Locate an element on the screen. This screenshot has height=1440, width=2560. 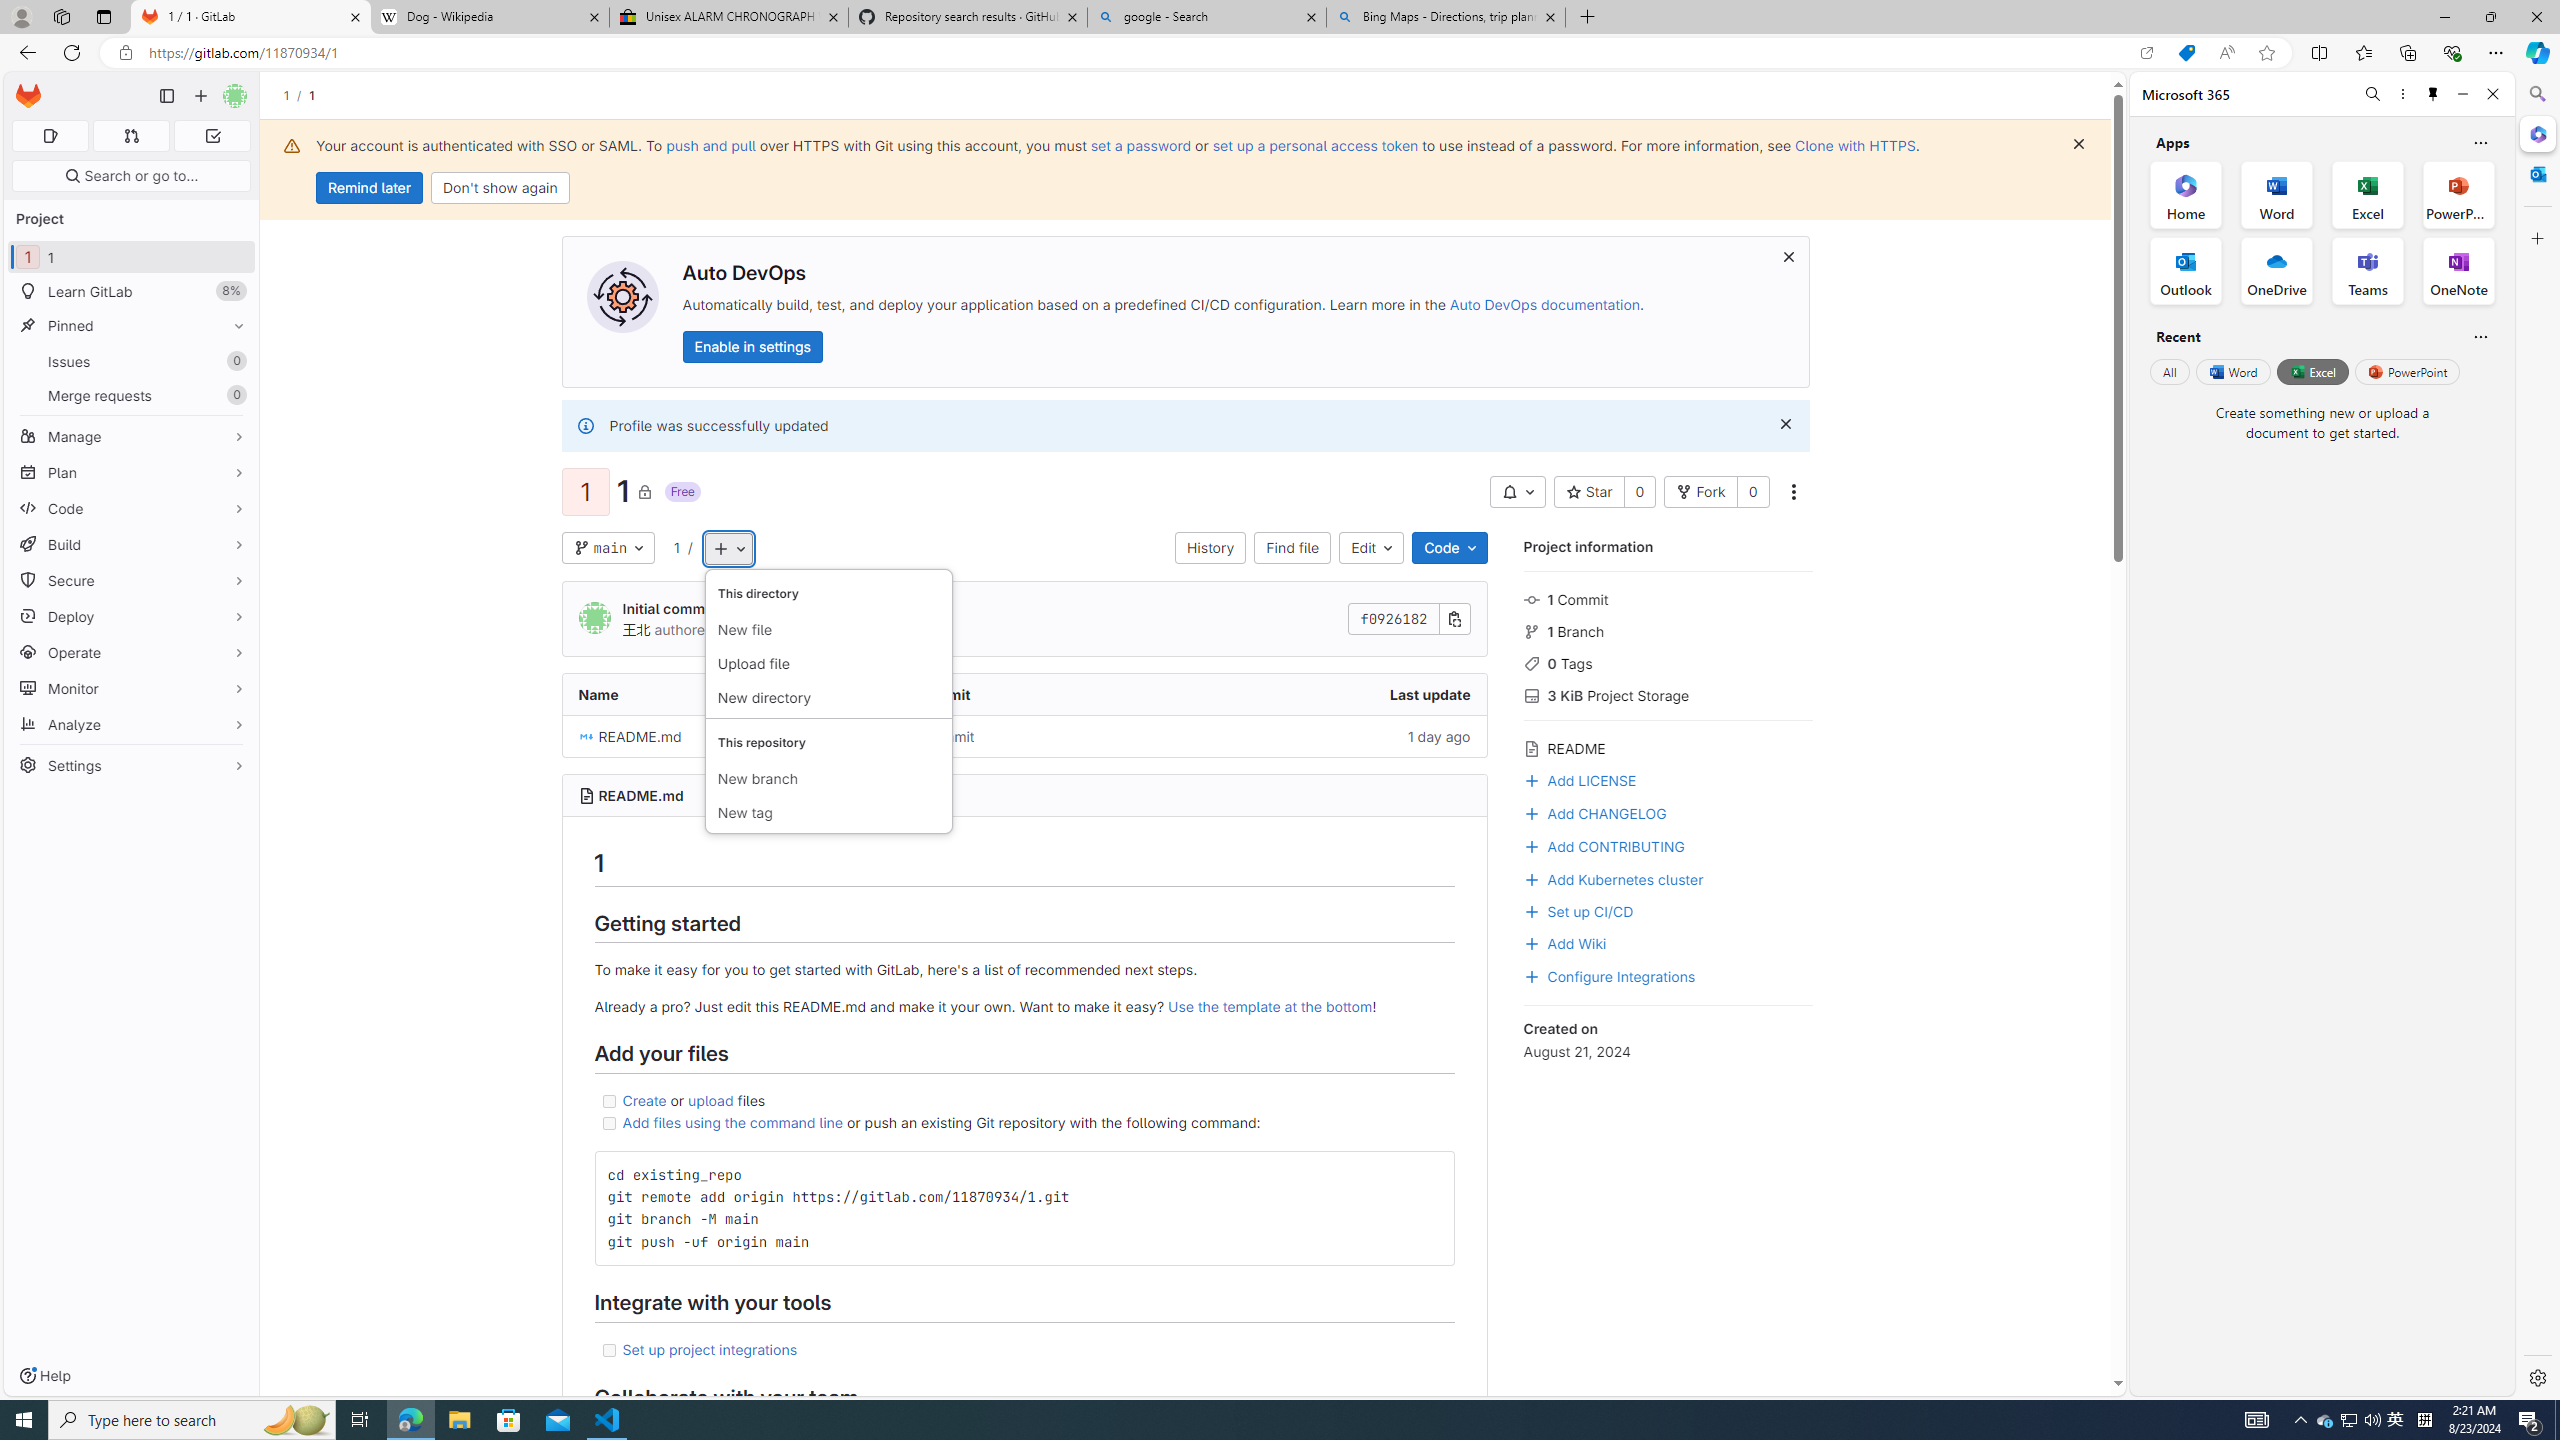
'3 KiB Project Storage' is located at coordinates (1667, 693).